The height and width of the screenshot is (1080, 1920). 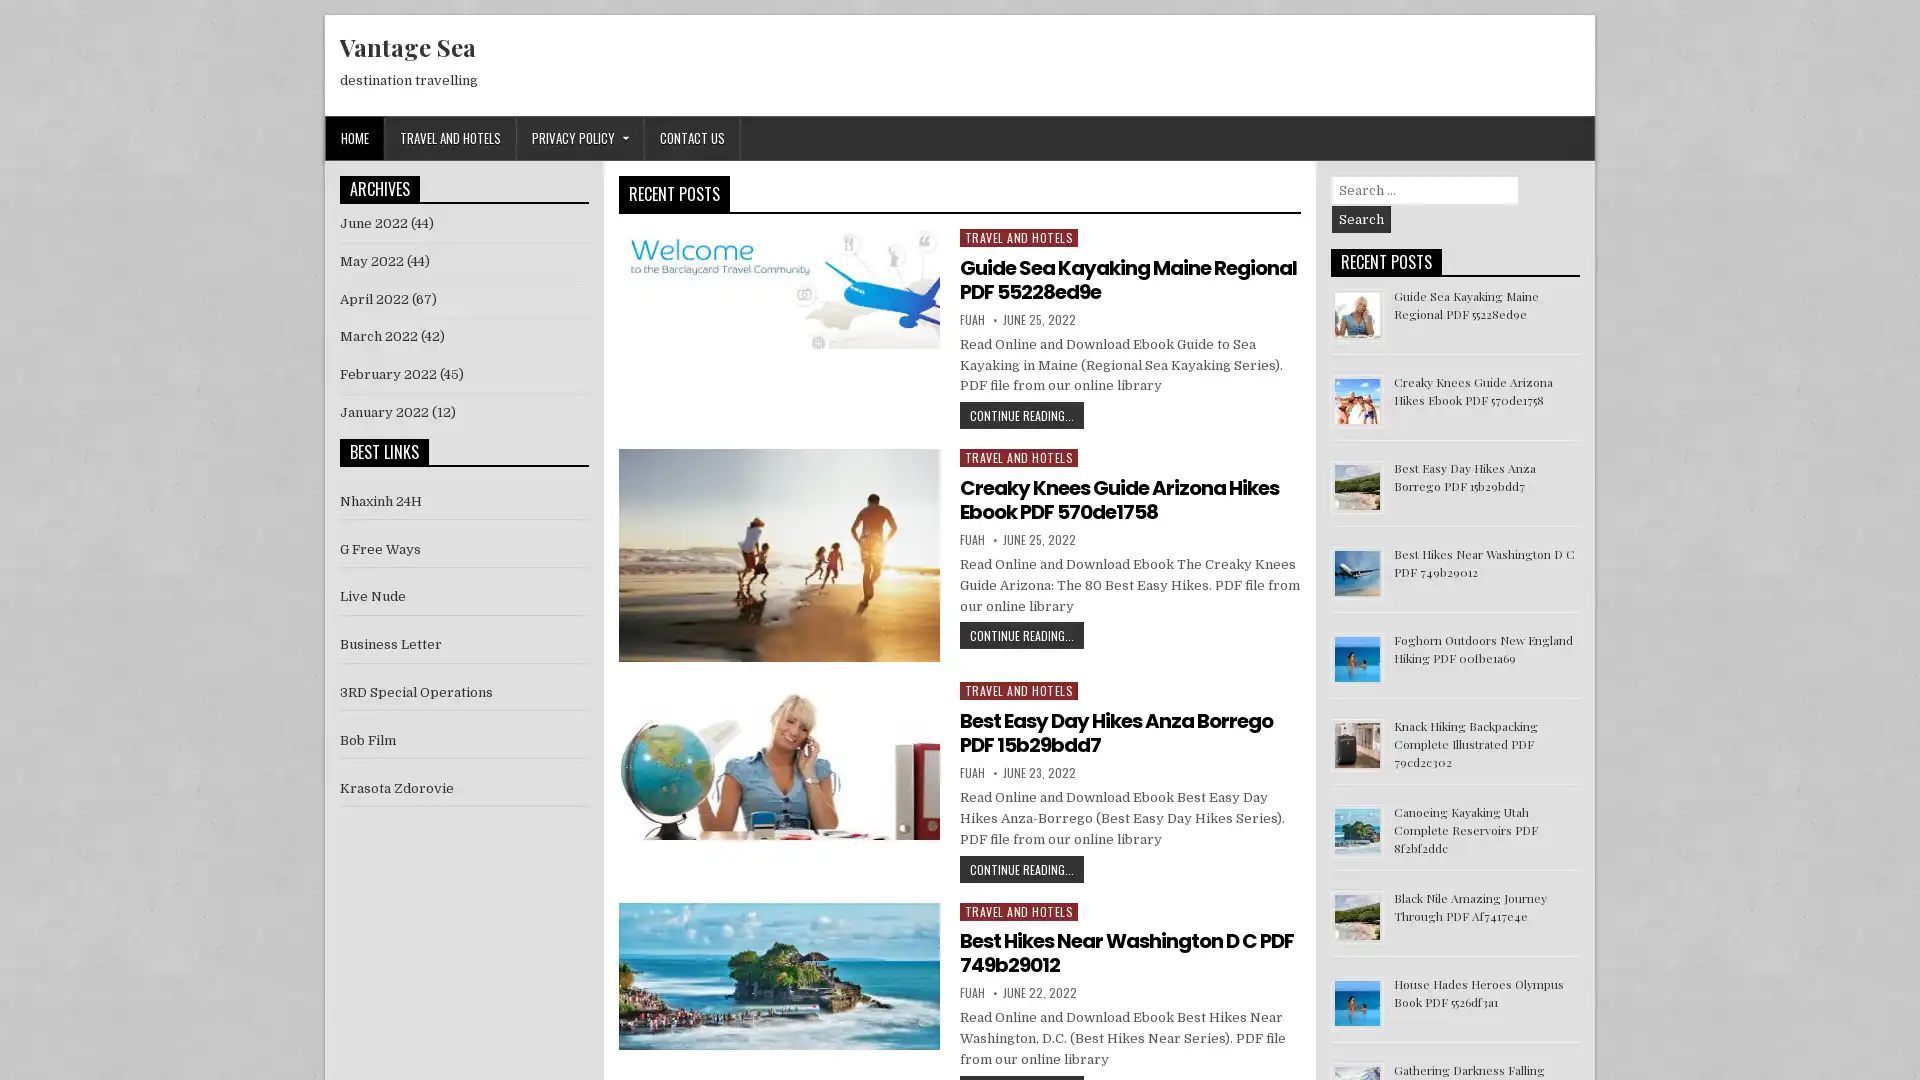 I want to click on Search, so click(x=1360, y=219).